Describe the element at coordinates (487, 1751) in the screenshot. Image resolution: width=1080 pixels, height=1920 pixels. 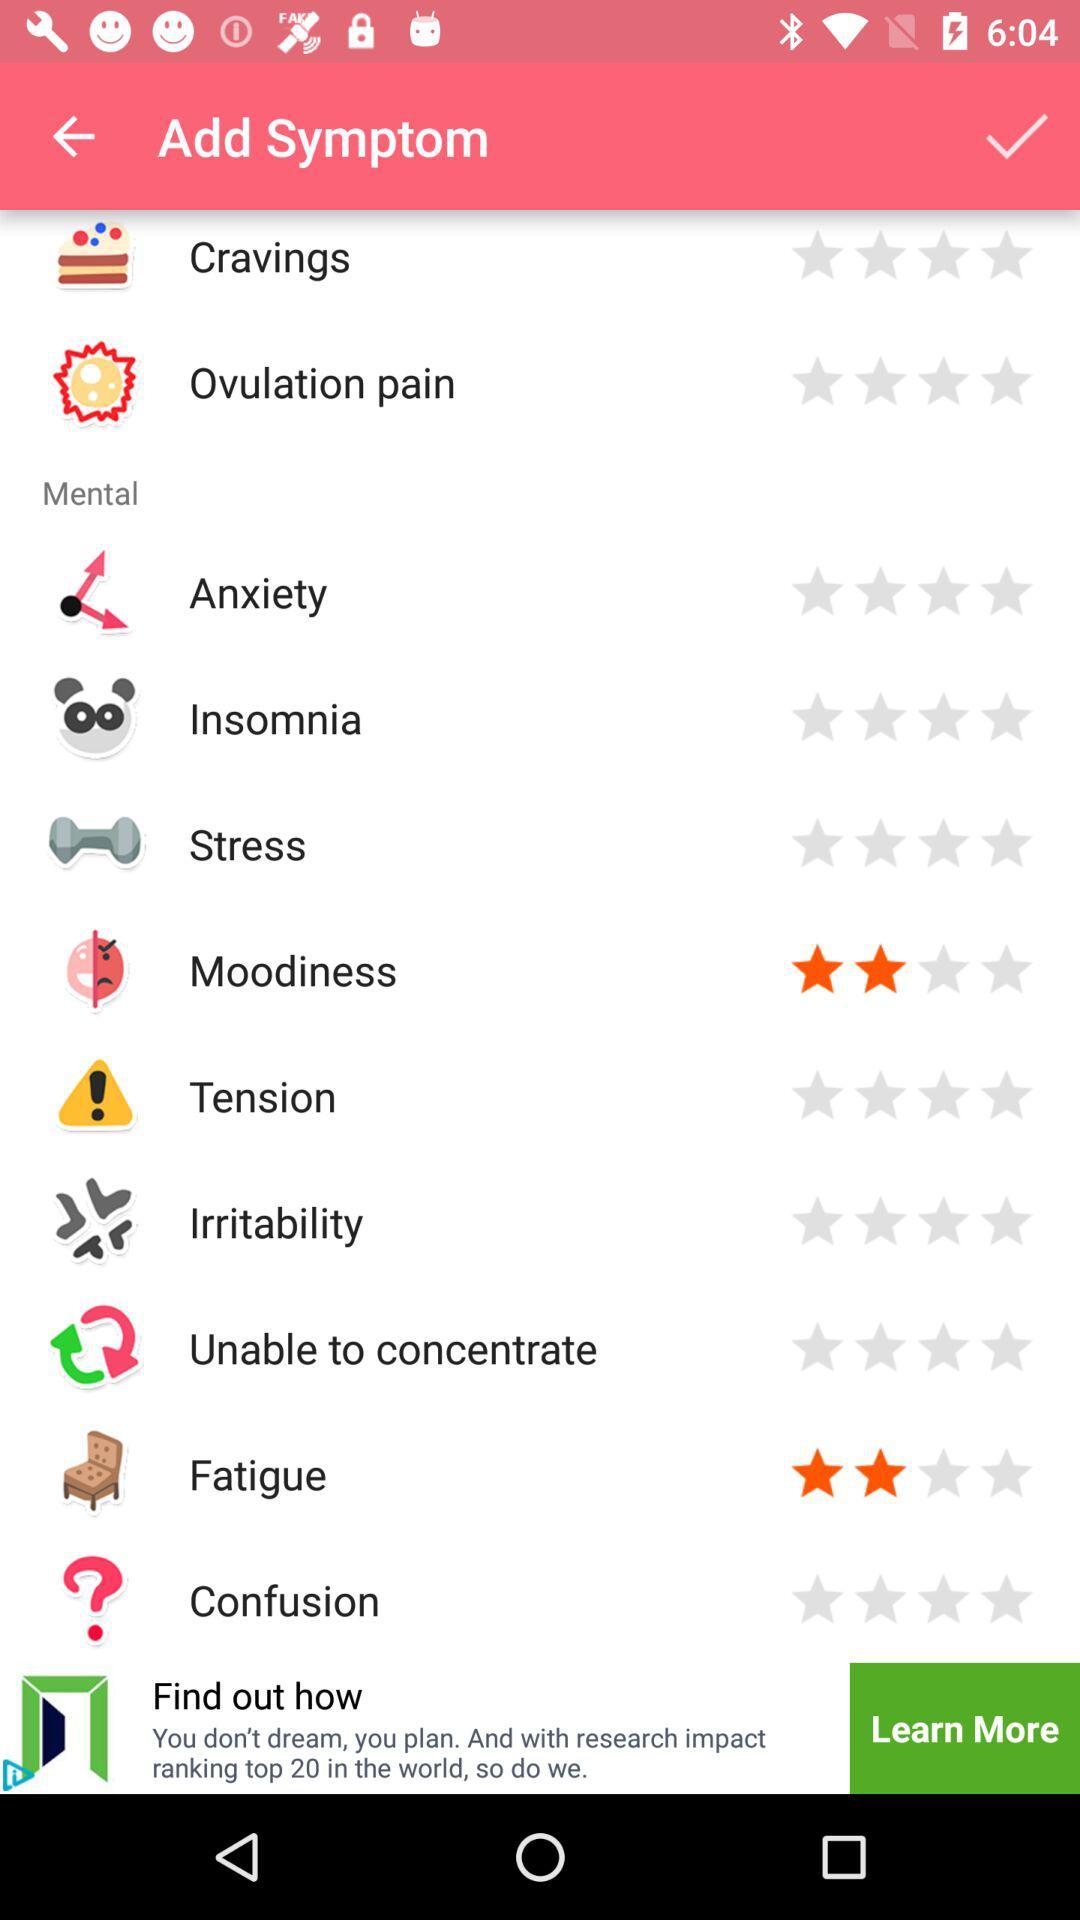
I see `icon to the left of the learn more` at that location.